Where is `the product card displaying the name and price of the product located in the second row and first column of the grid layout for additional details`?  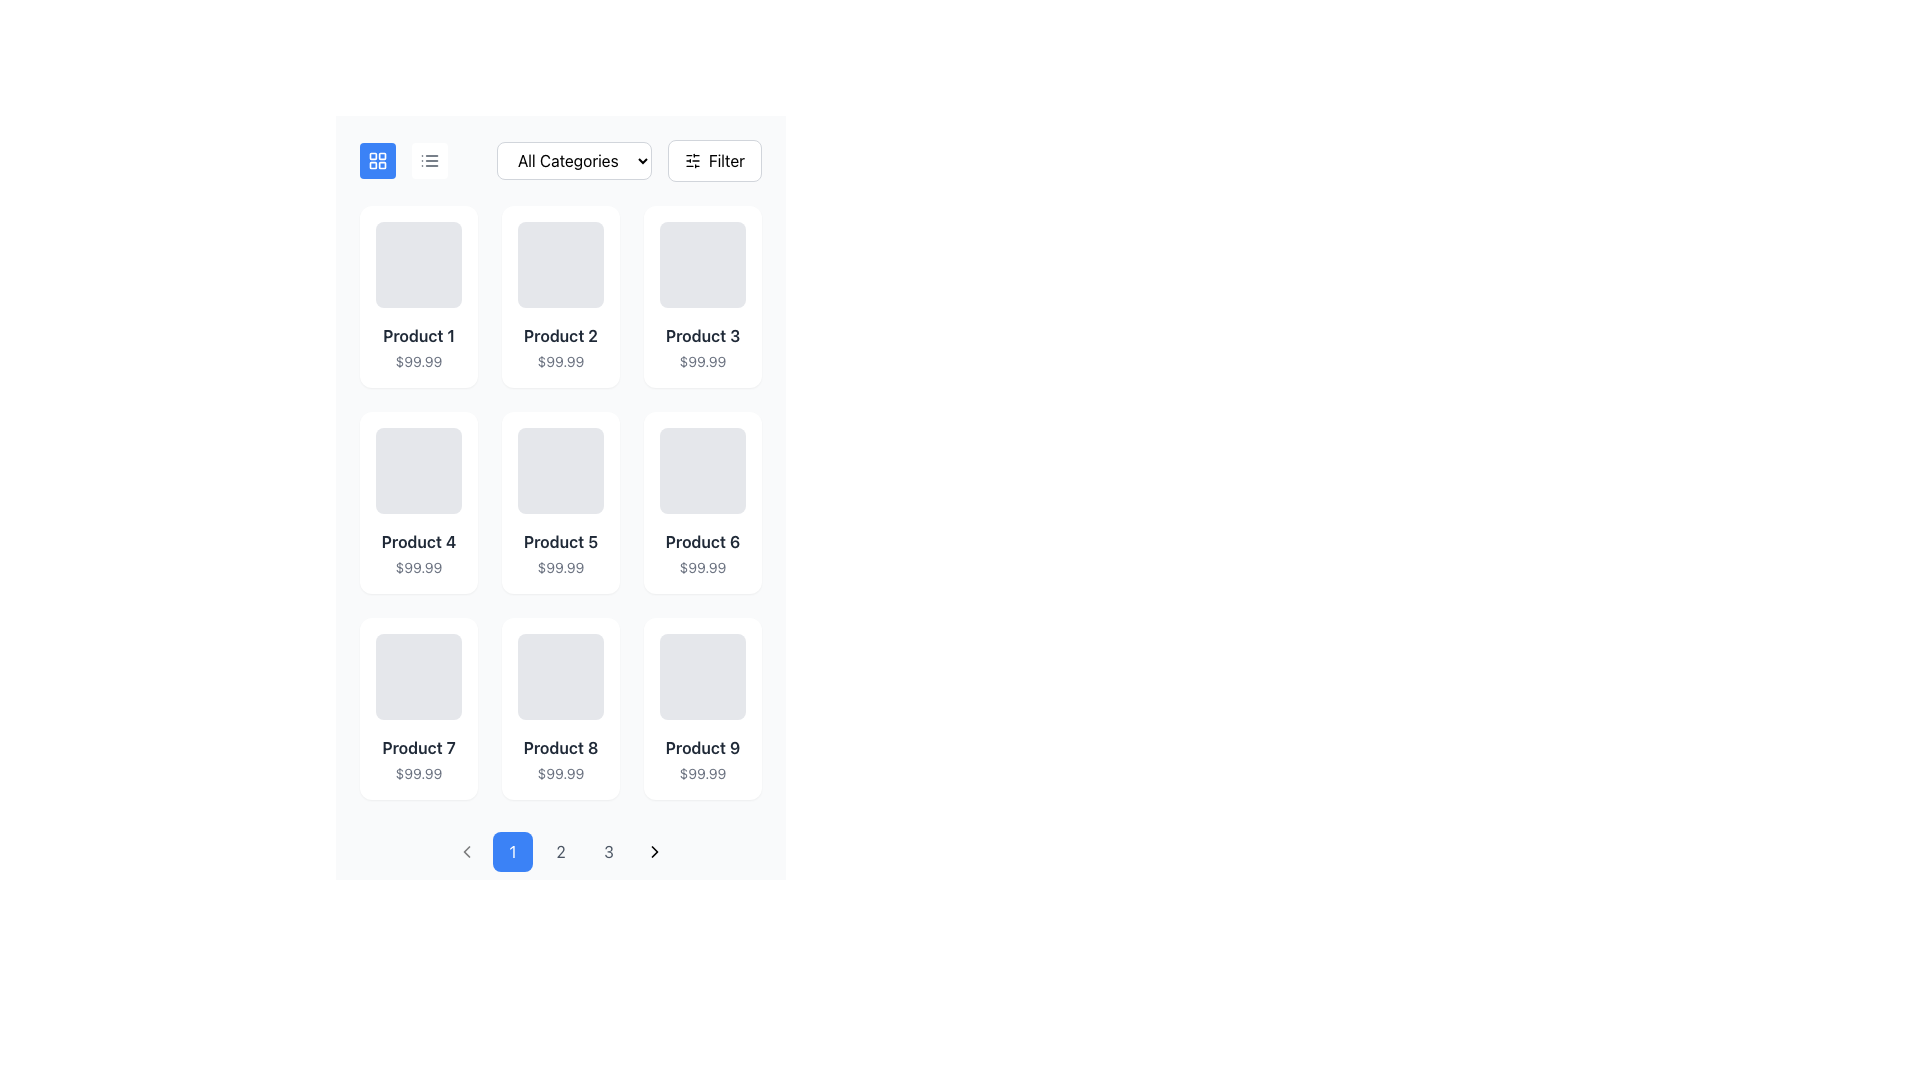 the product card displaying the name and price of the product located in the second row and first column of the grid layout for additional details is located at coordinates (417, 501).